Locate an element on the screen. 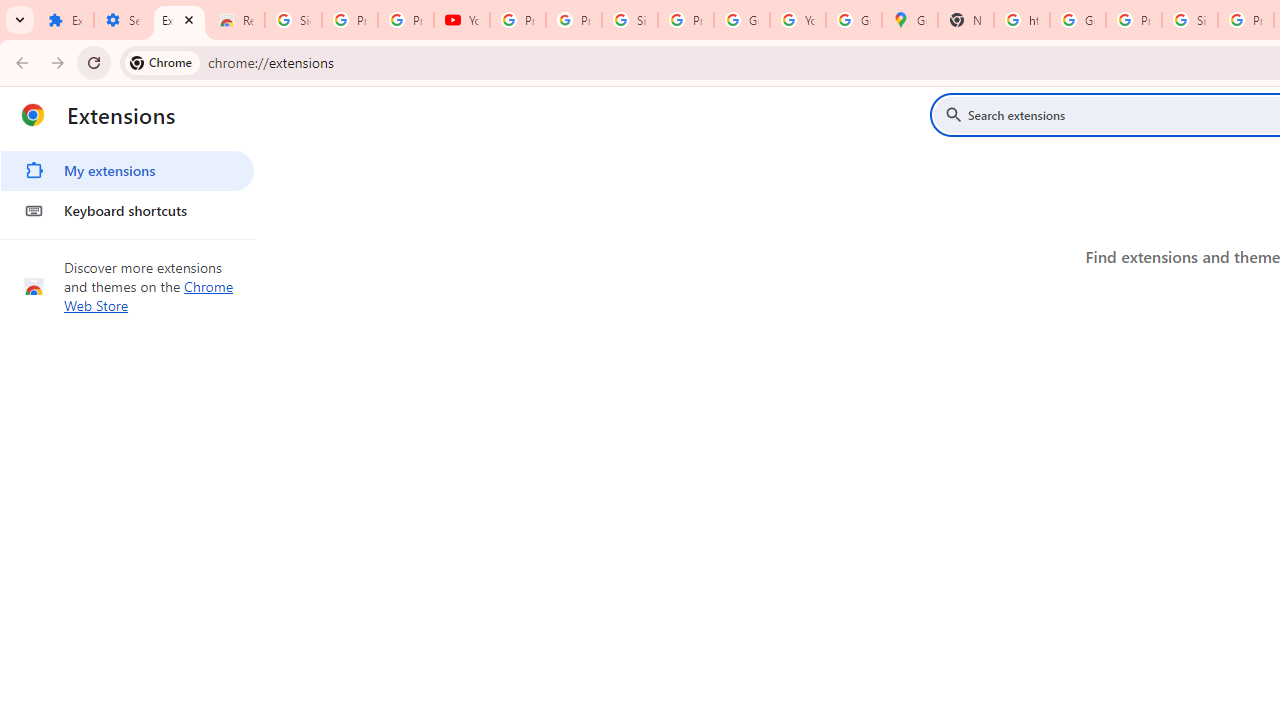 This screenshot has width=1280, height=720. 'Reviews: Helix Fruit Jump Arcade Game' is located at coordinates (236, 20).